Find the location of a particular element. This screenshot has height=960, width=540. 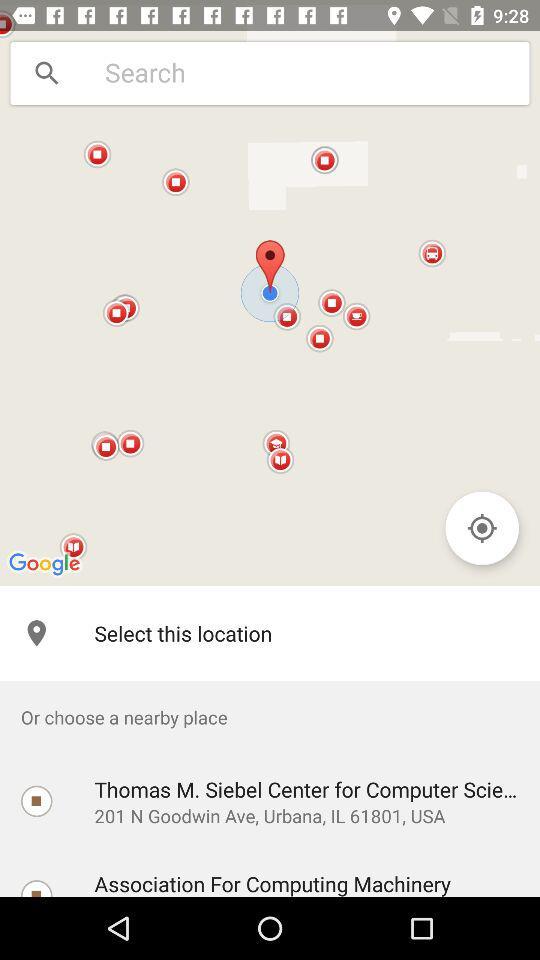

the item on the right is located at coordinates (481, 527).